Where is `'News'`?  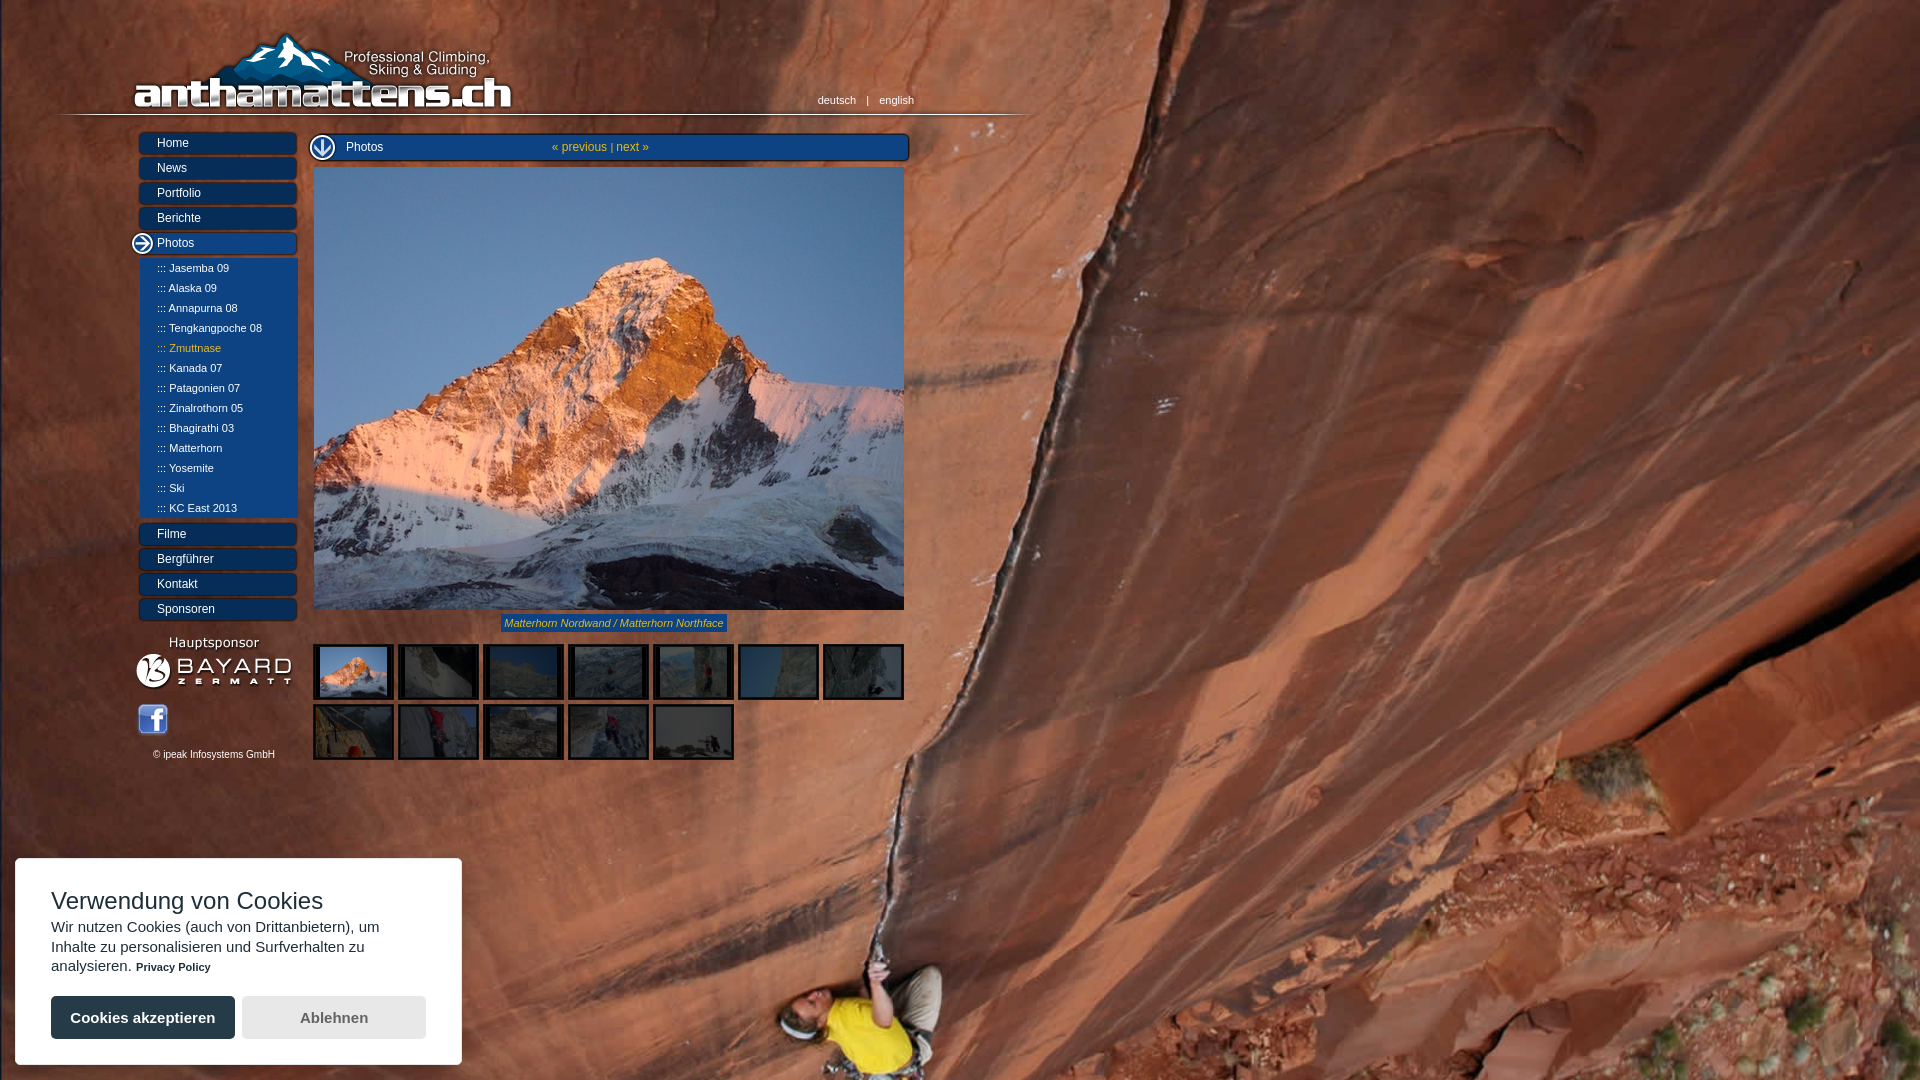
'News' is located at coordinates (214, 167).